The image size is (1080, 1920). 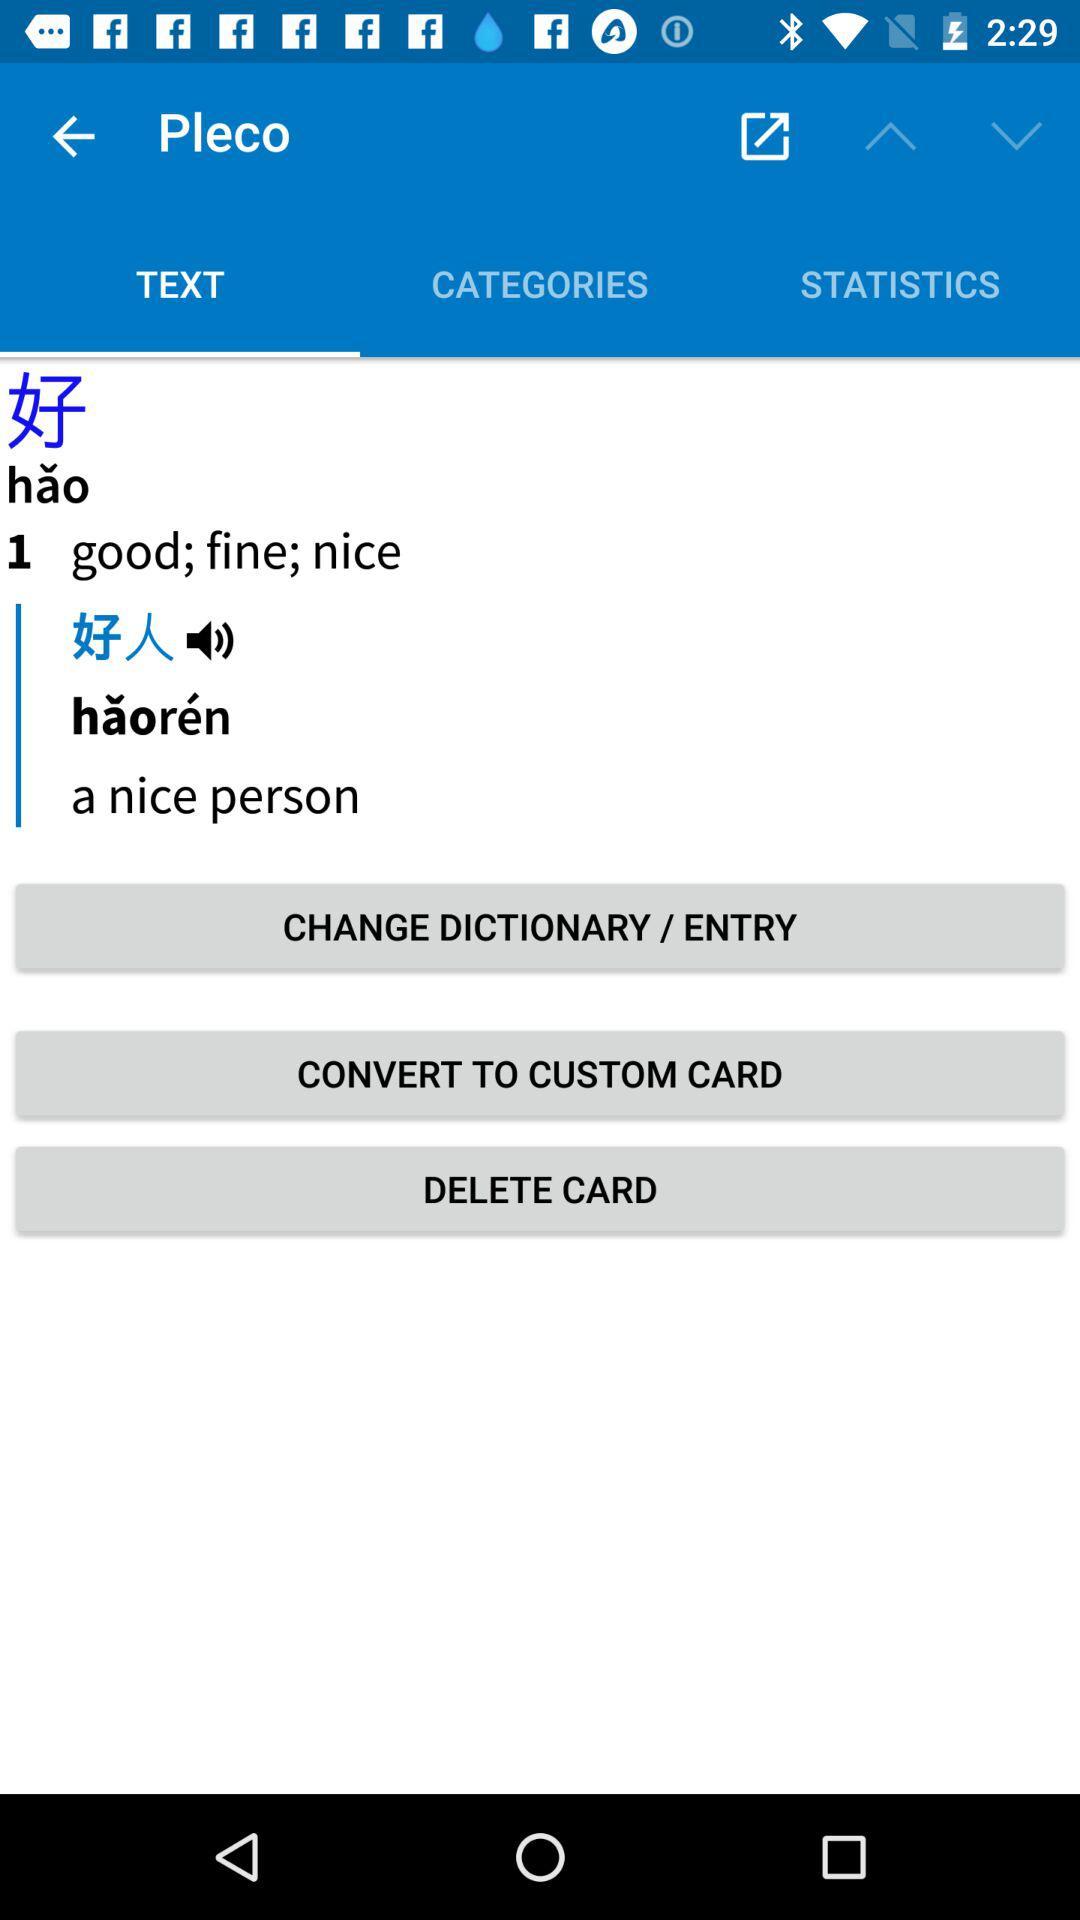 I want to click on icon above the convert to custom icon, so click(x=540, y=925).